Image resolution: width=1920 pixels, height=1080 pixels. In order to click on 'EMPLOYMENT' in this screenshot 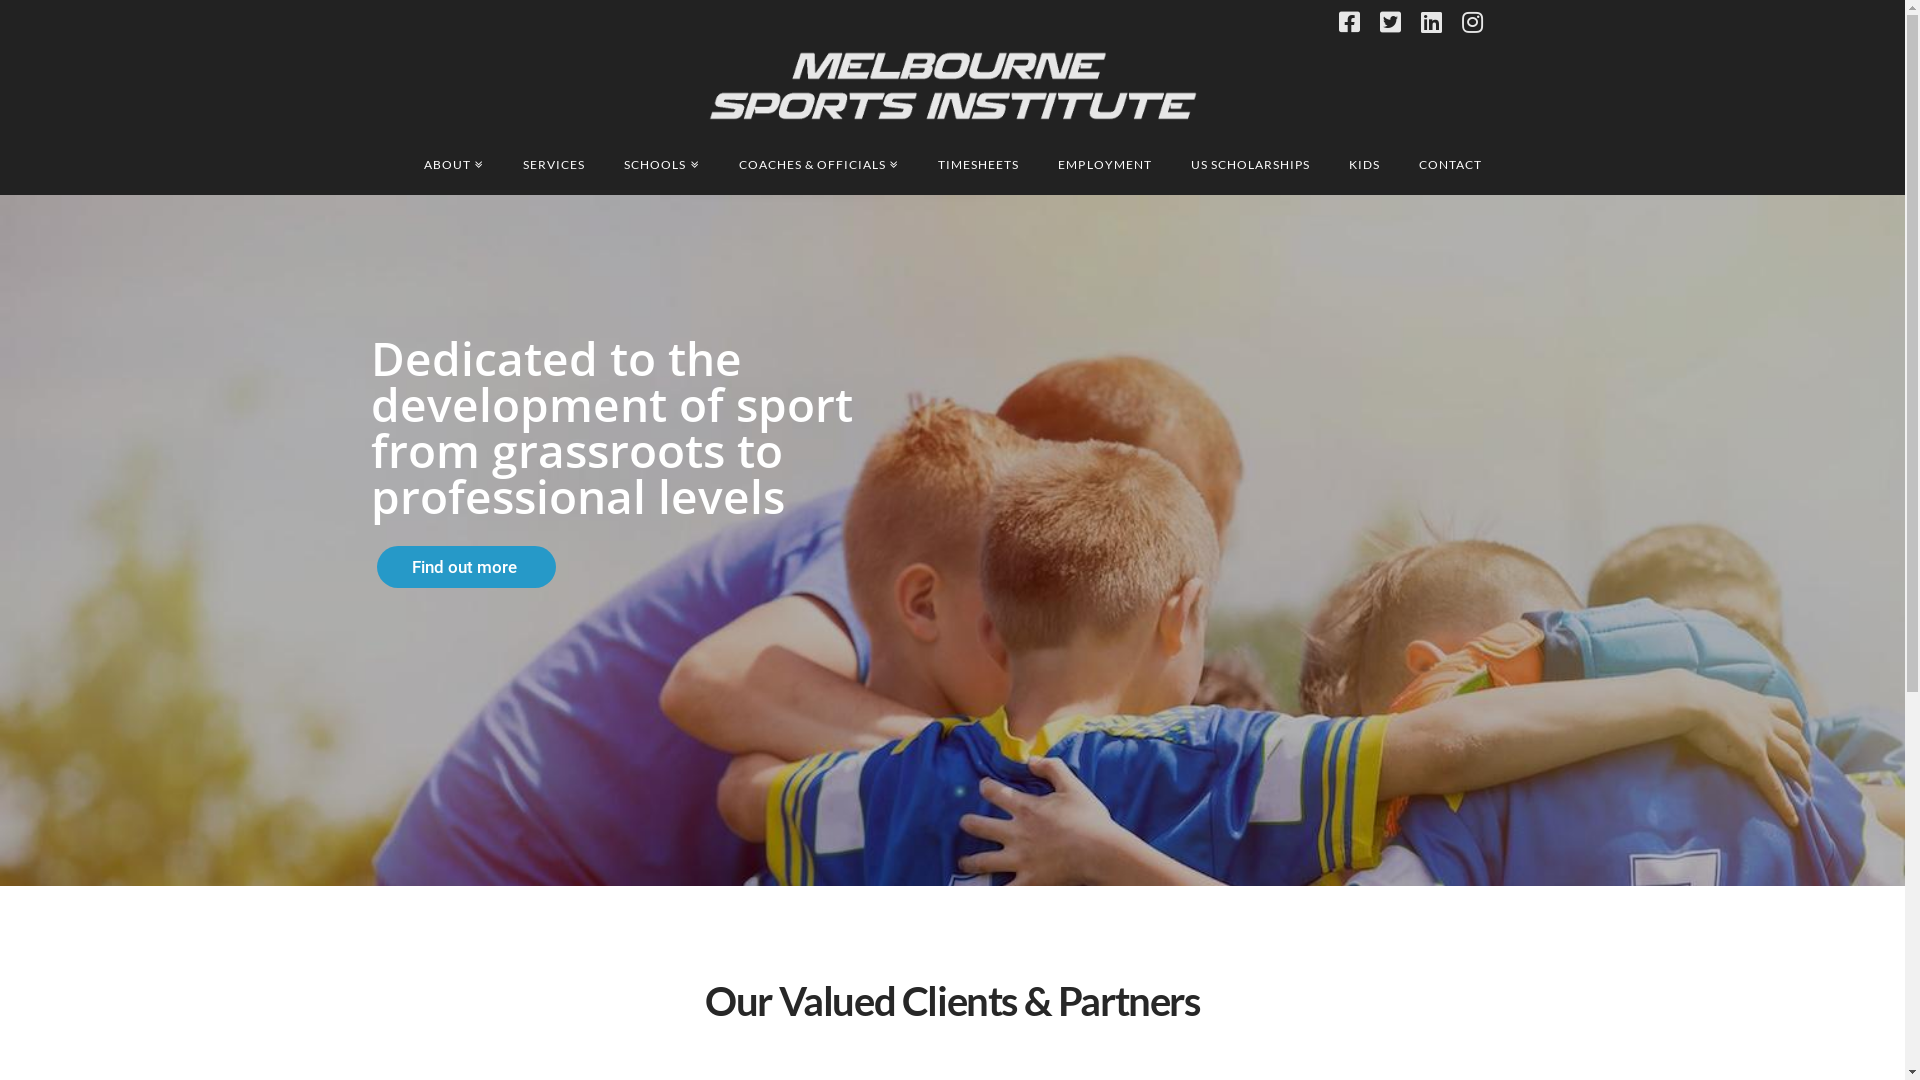, I will do `click(1103, 164)`.